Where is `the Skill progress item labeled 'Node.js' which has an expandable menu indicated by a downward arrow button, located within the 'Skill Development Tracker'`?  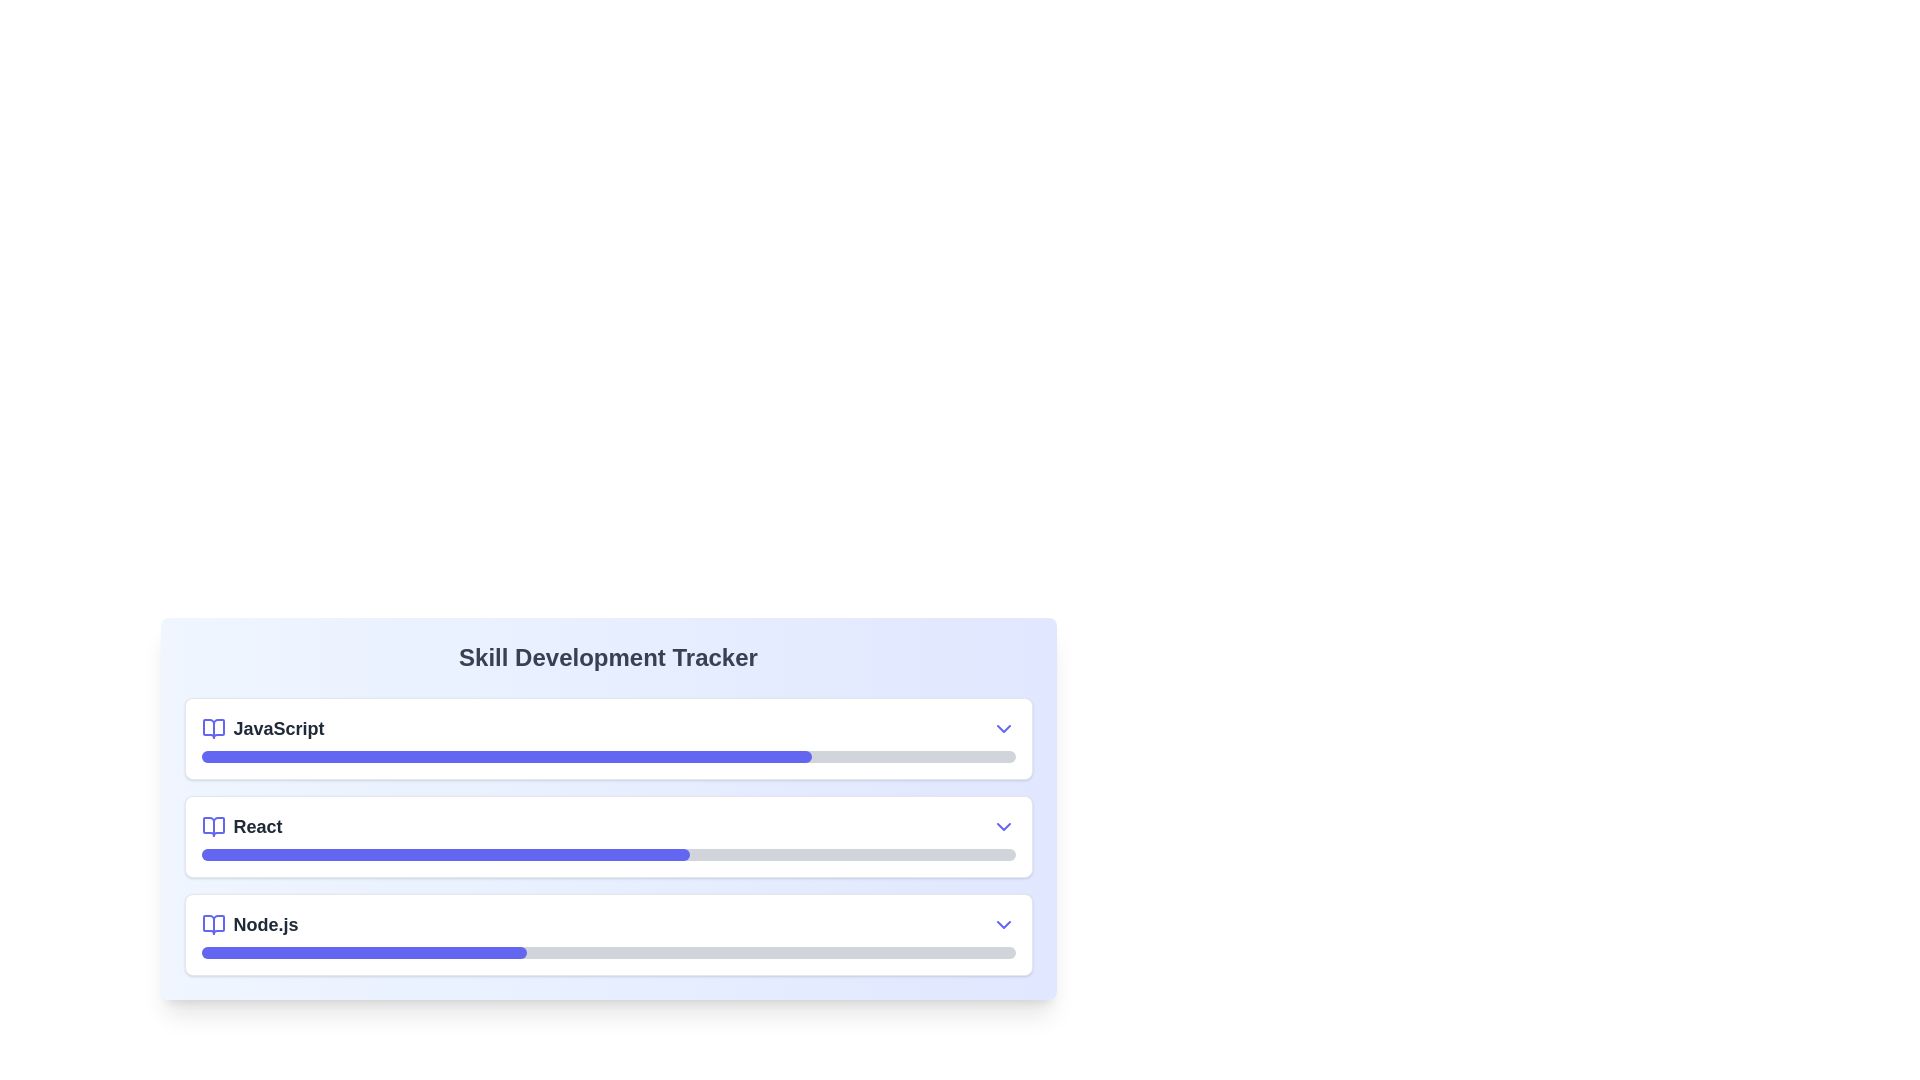 the Skill progress item labeled 'Node.js' which has an expandable menu indicated by a downward arrow button, located within the 'Skill Development Tracker' is located at coordinates (607, 934).